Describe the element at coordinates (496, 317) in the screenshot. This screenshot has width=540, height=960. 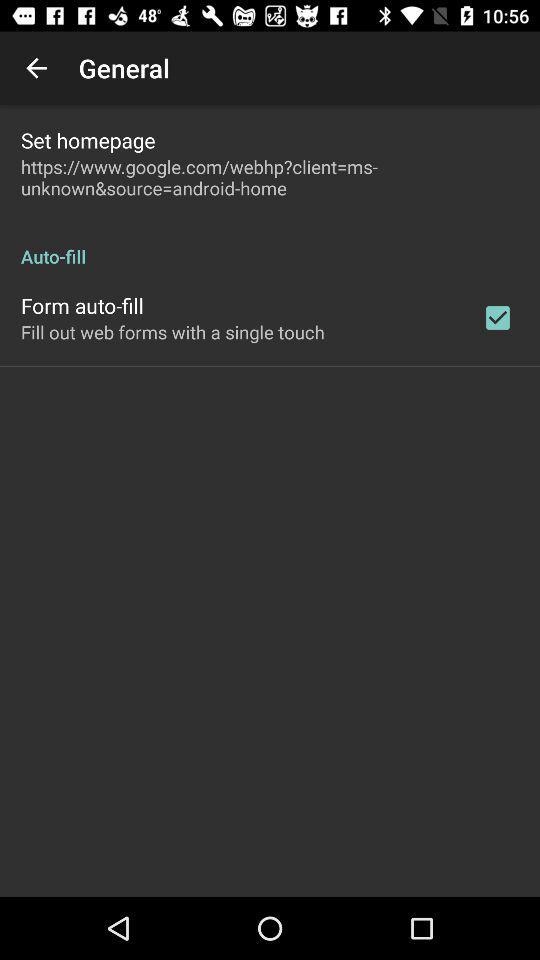
I see `item next to fill out web icon` at that location.